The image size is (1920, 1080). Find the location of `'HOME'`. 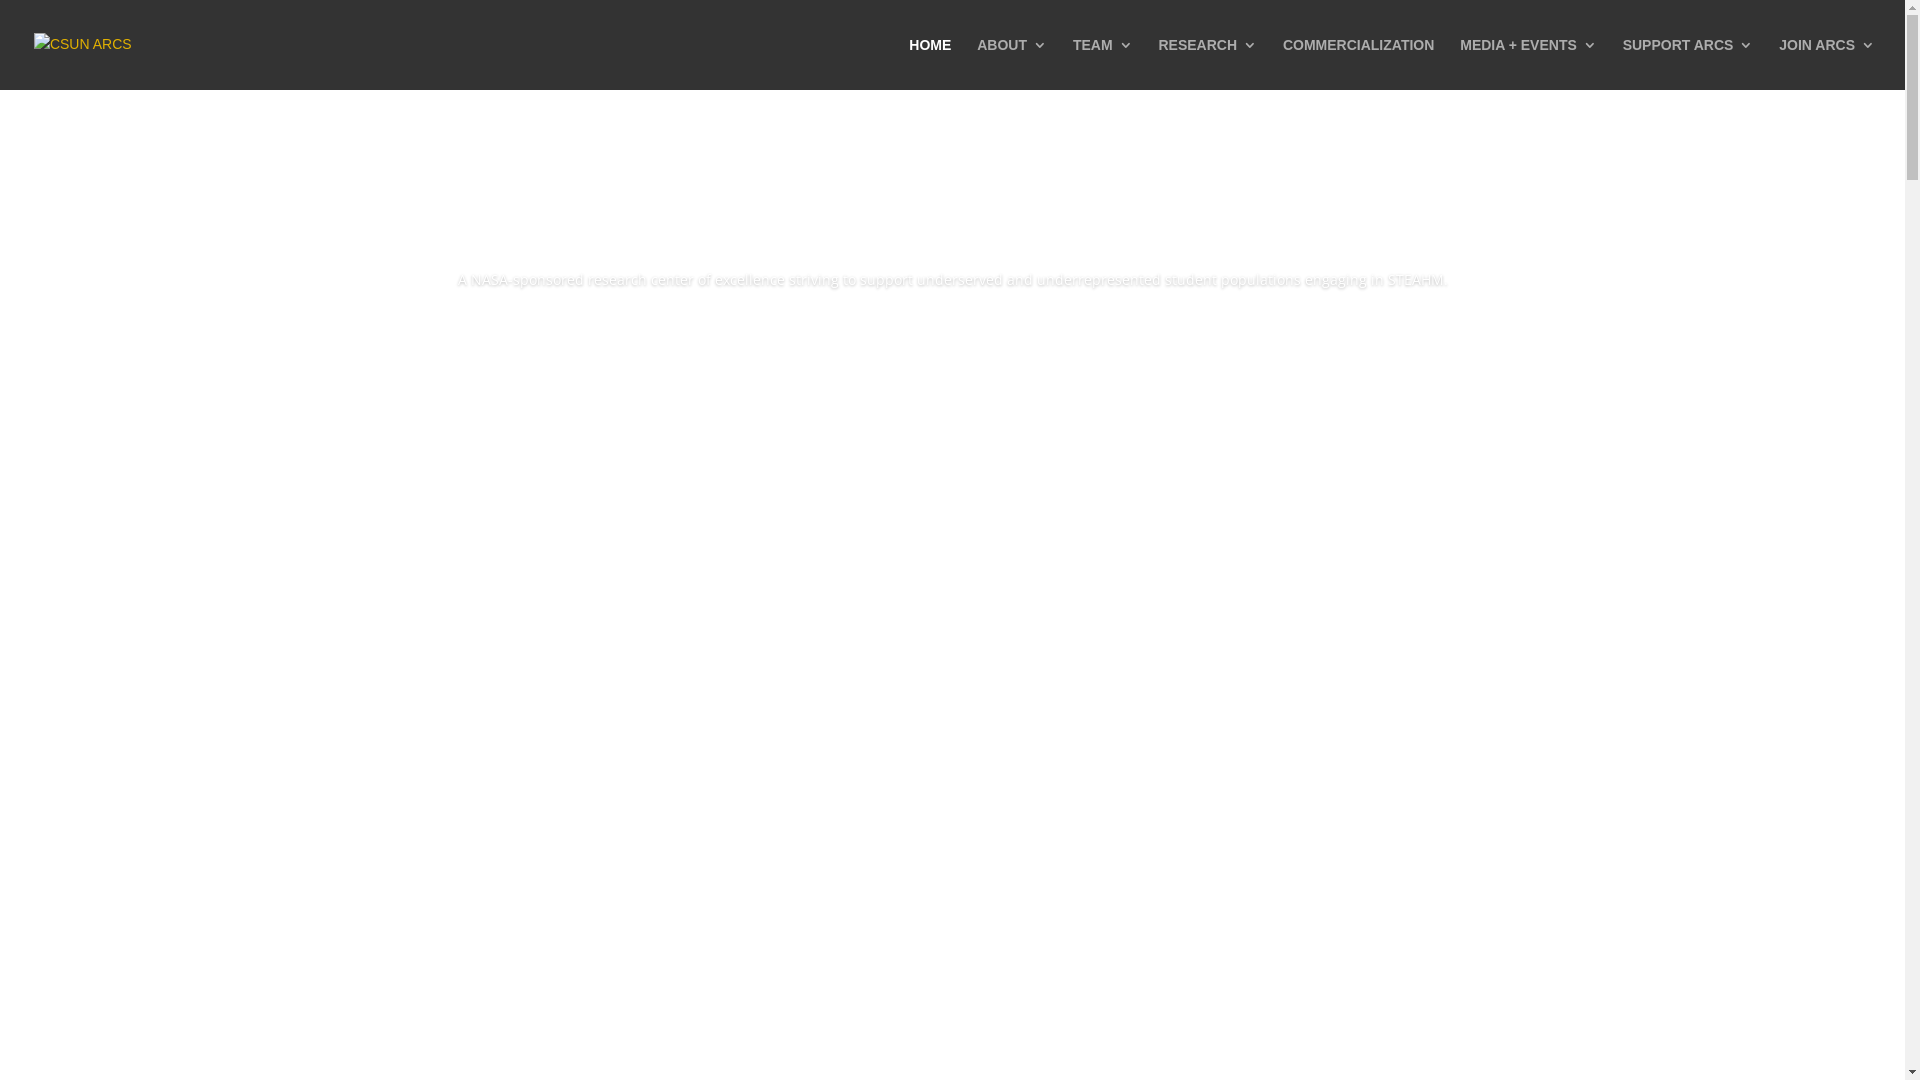

'HOME' is located at coordinates (907, 63).